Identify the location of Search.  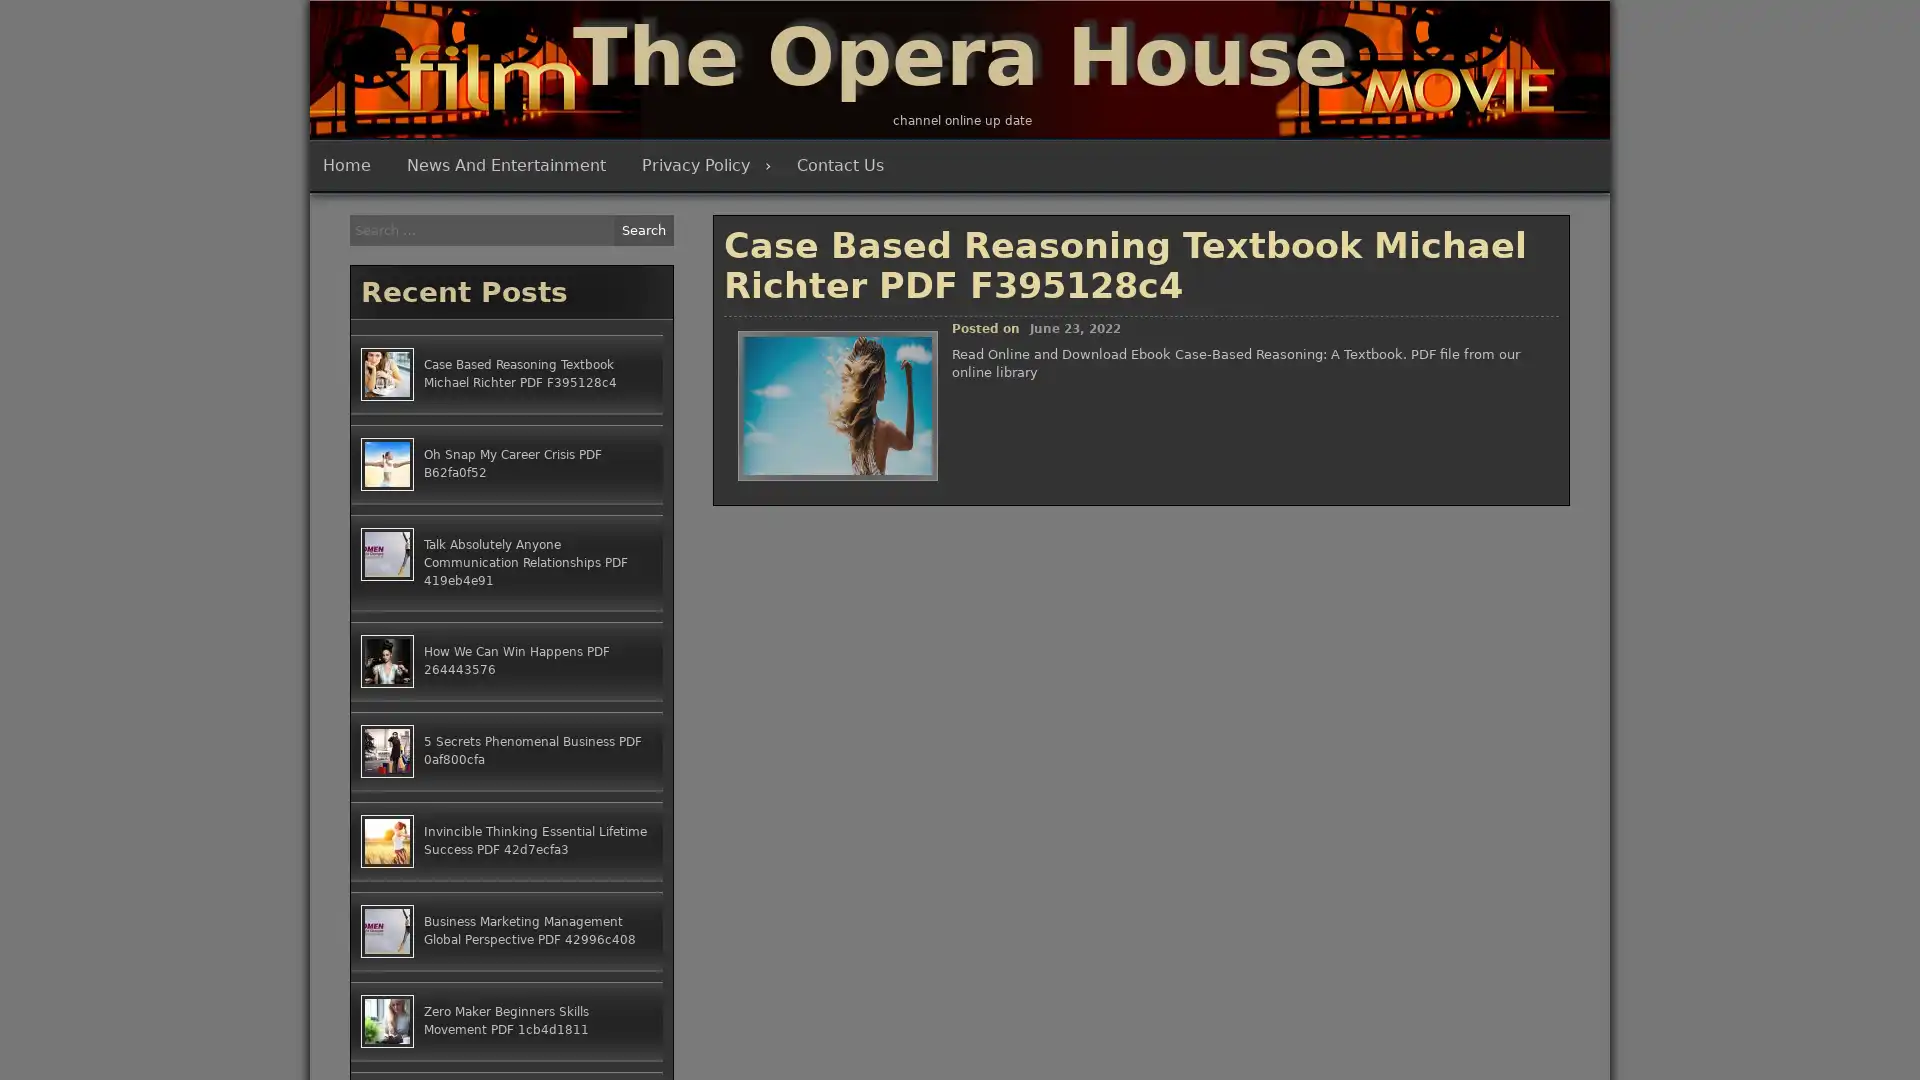
(643, 229).